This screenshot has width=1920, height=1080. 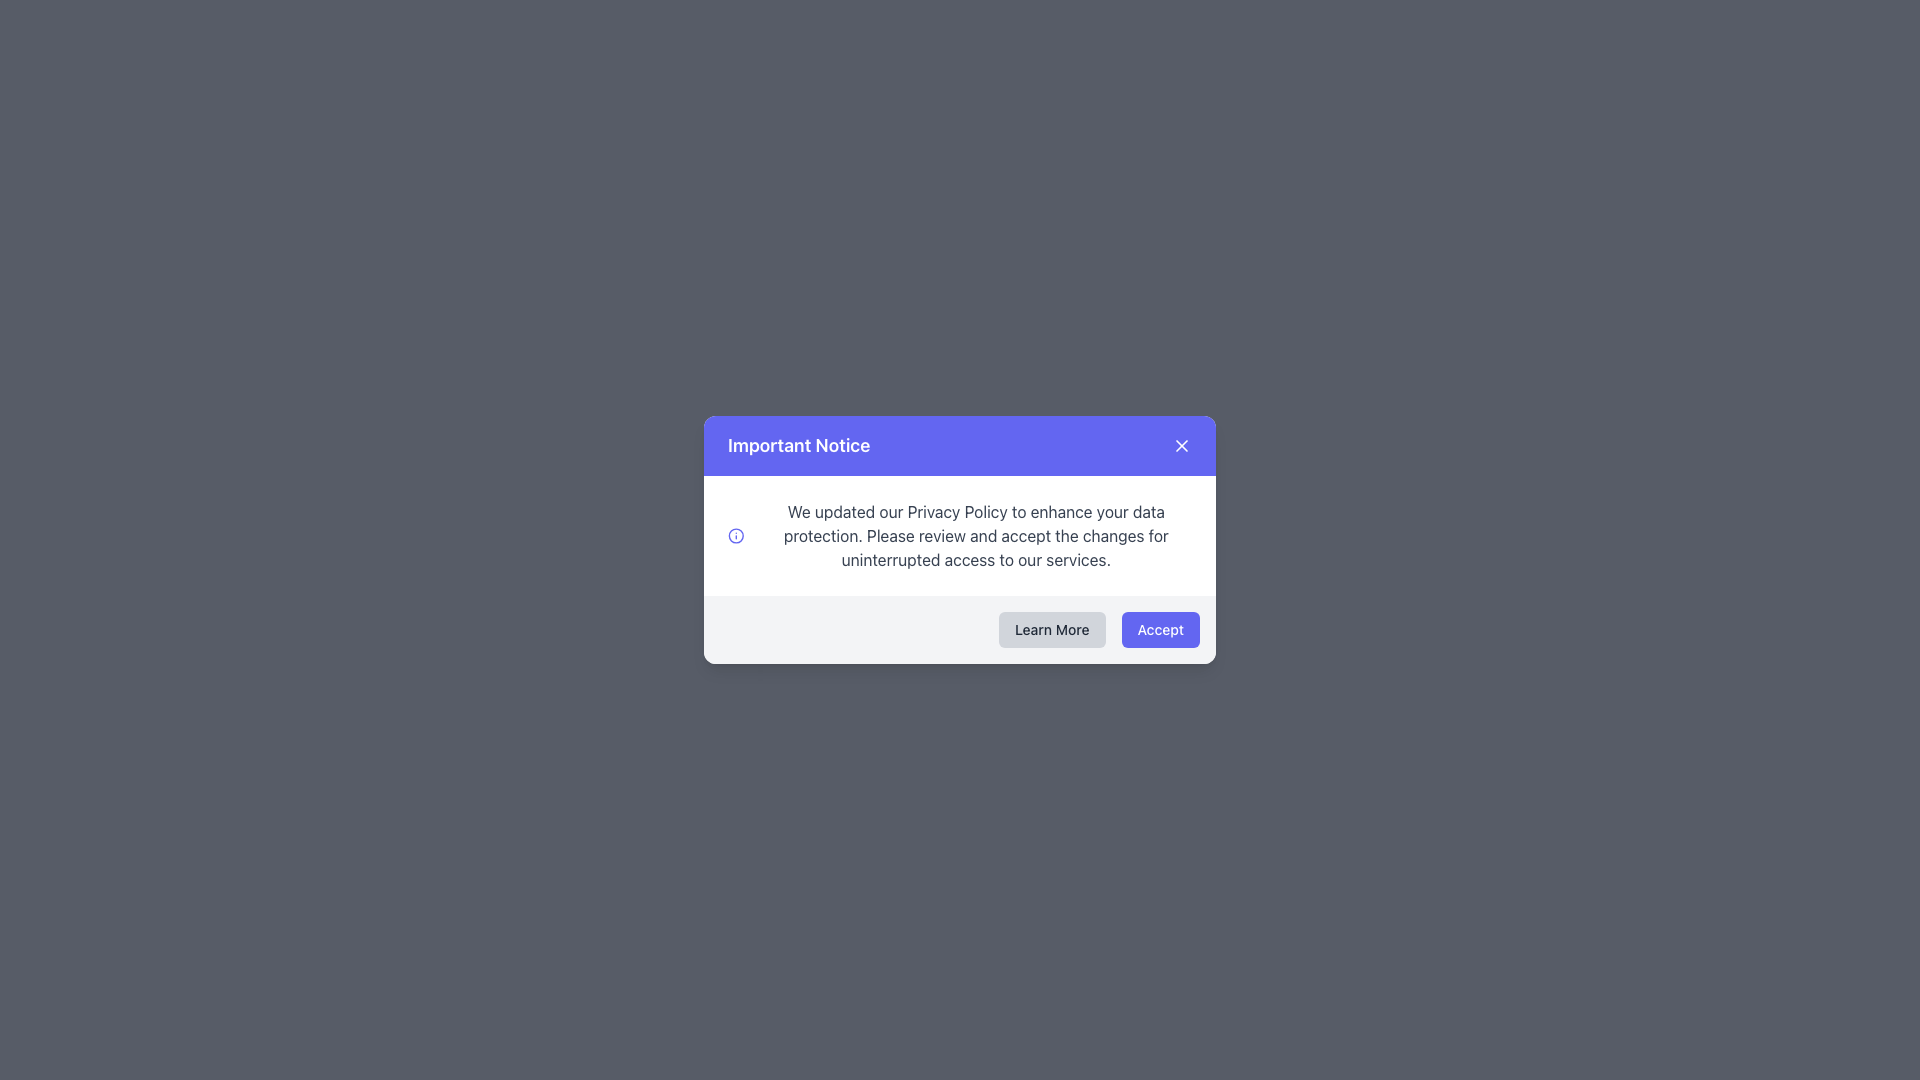 I want to click on the consent button located in the bottom-right corner of the modal dialog box, so click(x=1160, y=628).